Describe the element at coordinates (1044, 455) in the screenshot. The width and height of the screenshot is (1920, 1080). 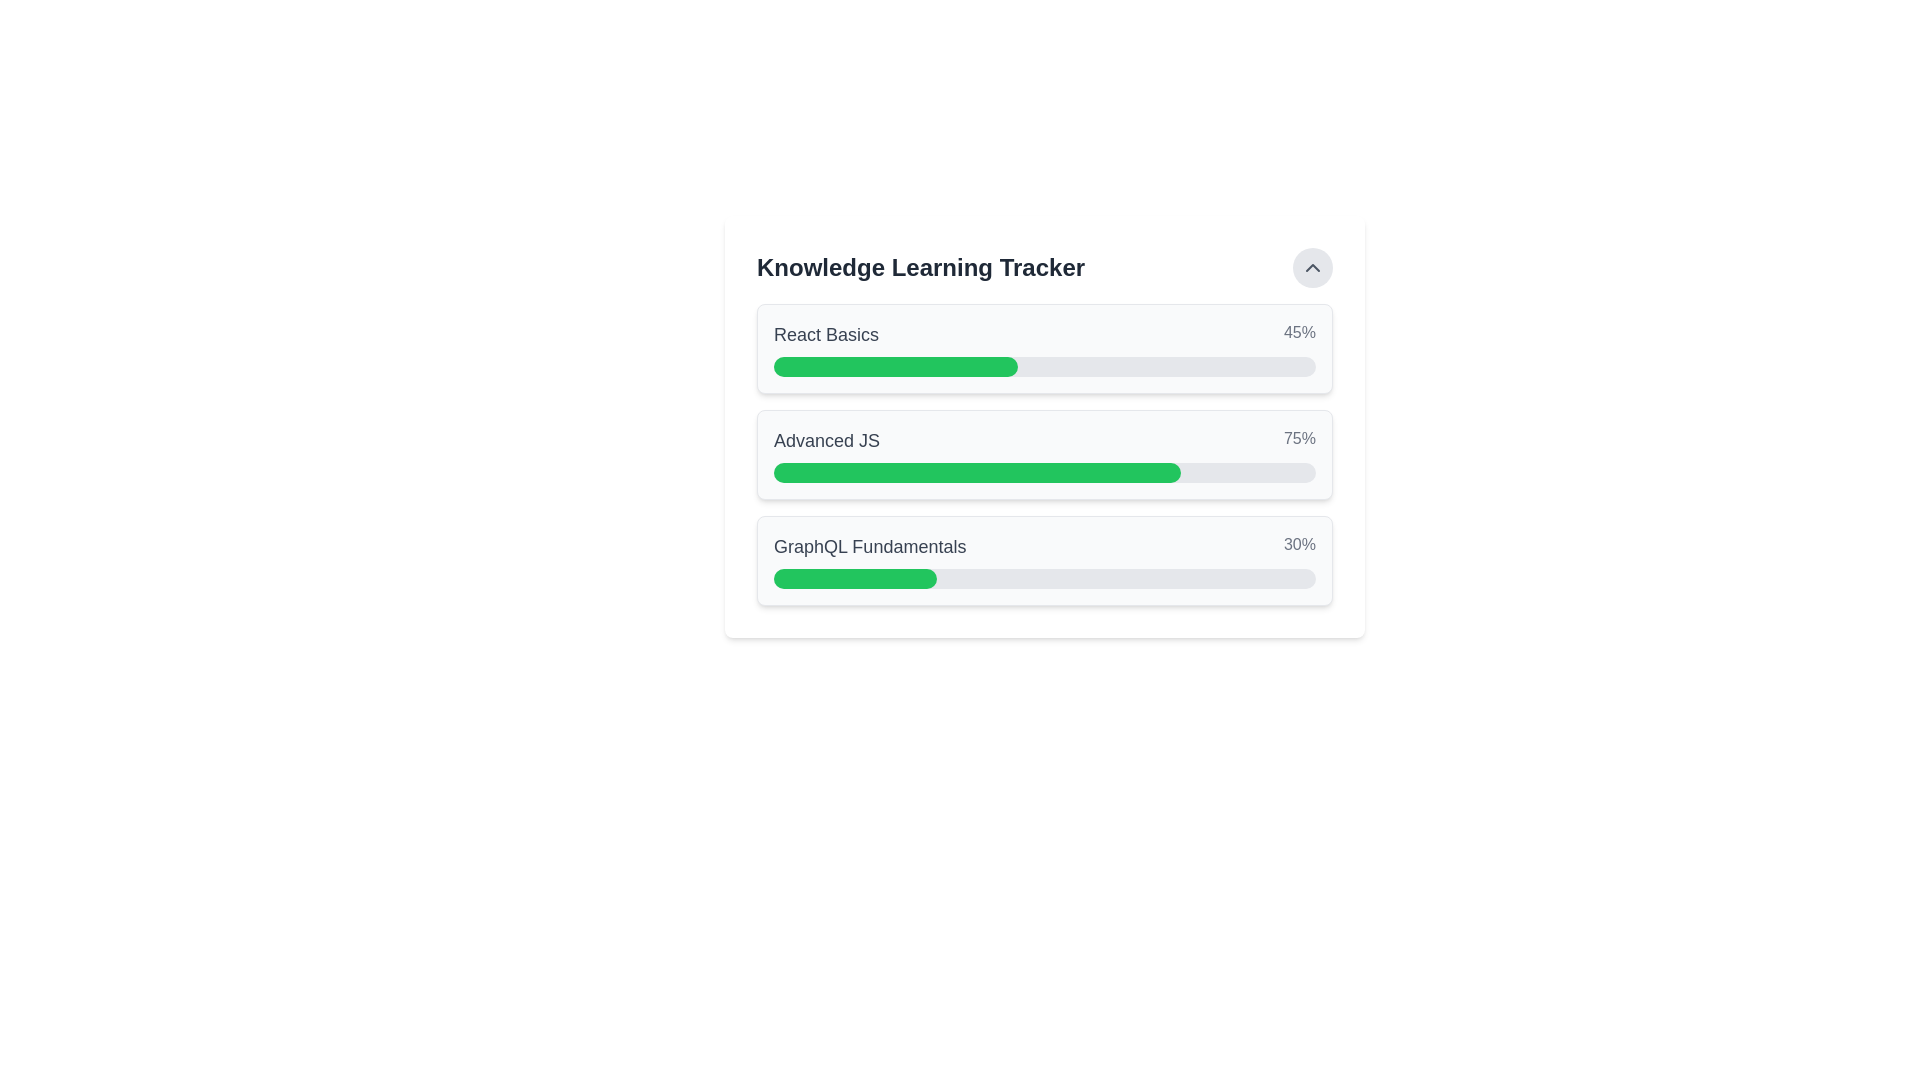
I see `the progress bar for the course 'Advanced JS' located under the 'Knowledge Learning Tracker' section, which is the second progress bar in the list` at that location.